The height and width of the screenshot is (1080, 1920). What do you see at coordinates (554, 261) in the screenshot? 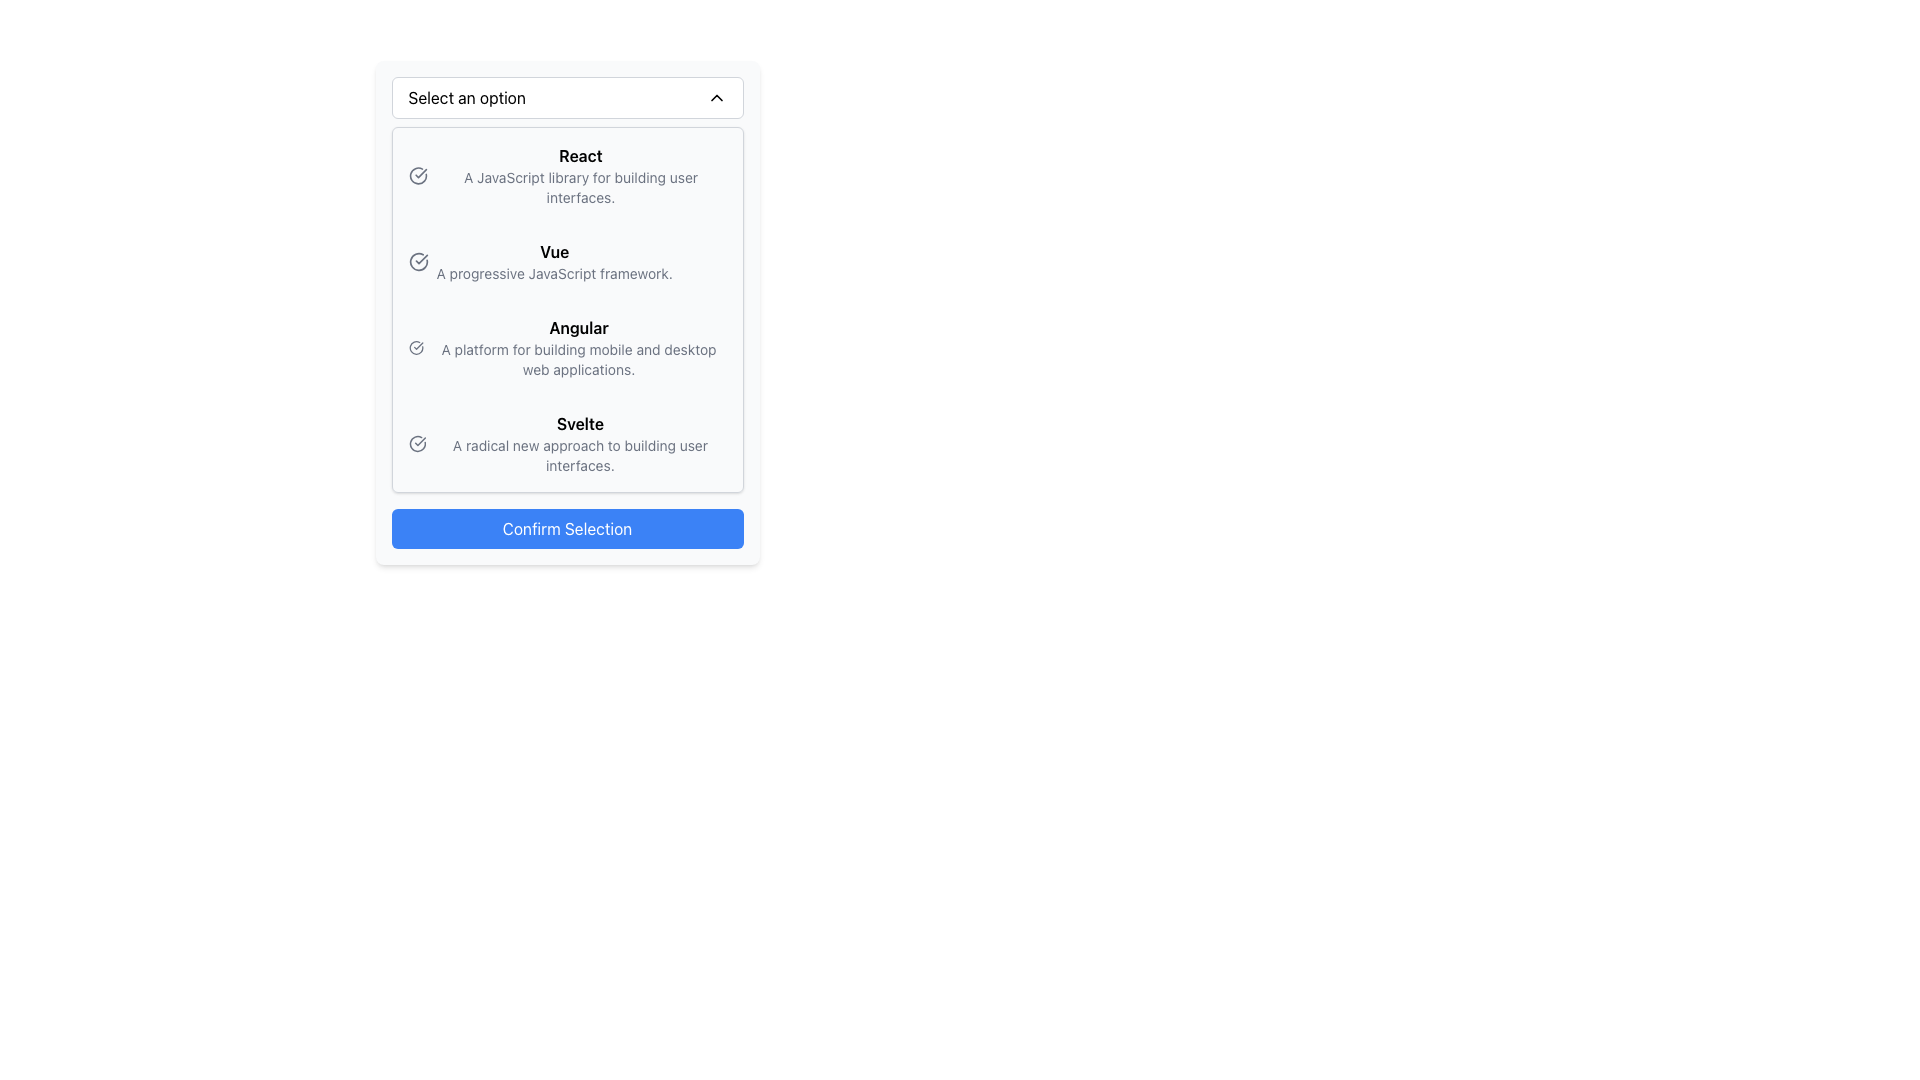
I see `the List item with the title 'Vue' and subtitle 'A progressive JavaScript framework.'` at bounding box center [554, 261].